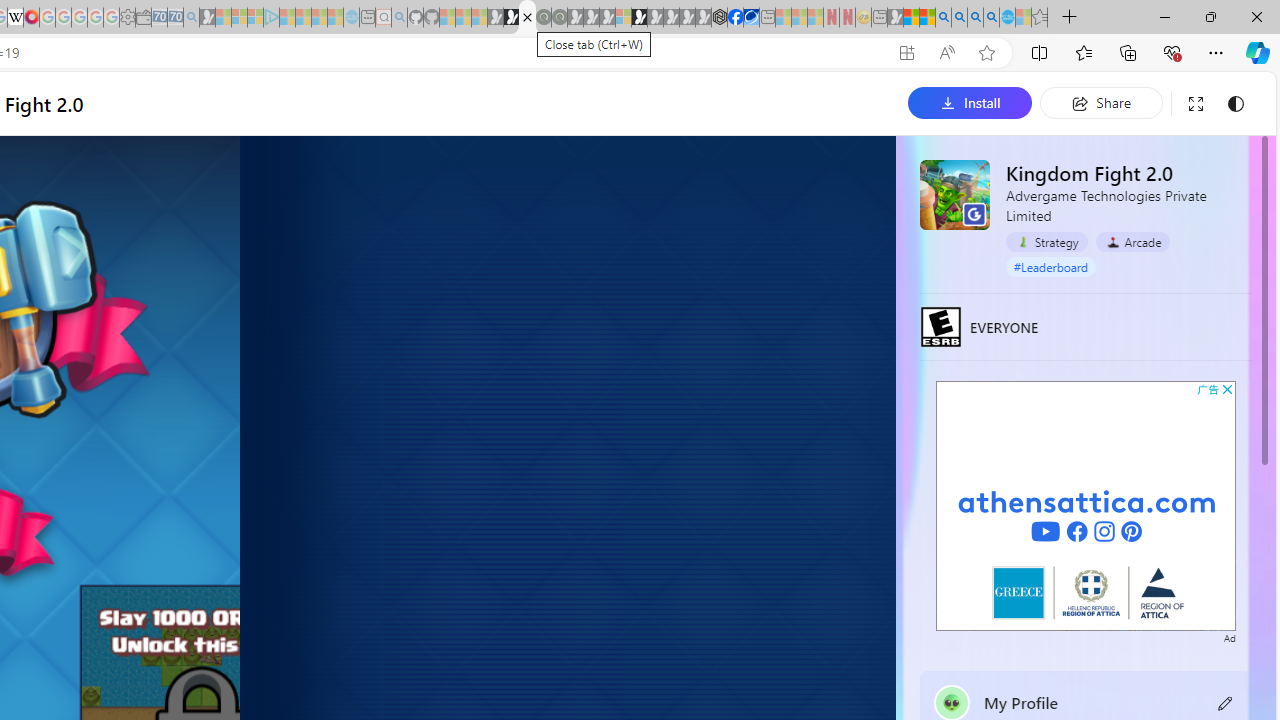 This screenshot has height=720, width=1280. I want to click on 'Arcade', so click(1132, 241).